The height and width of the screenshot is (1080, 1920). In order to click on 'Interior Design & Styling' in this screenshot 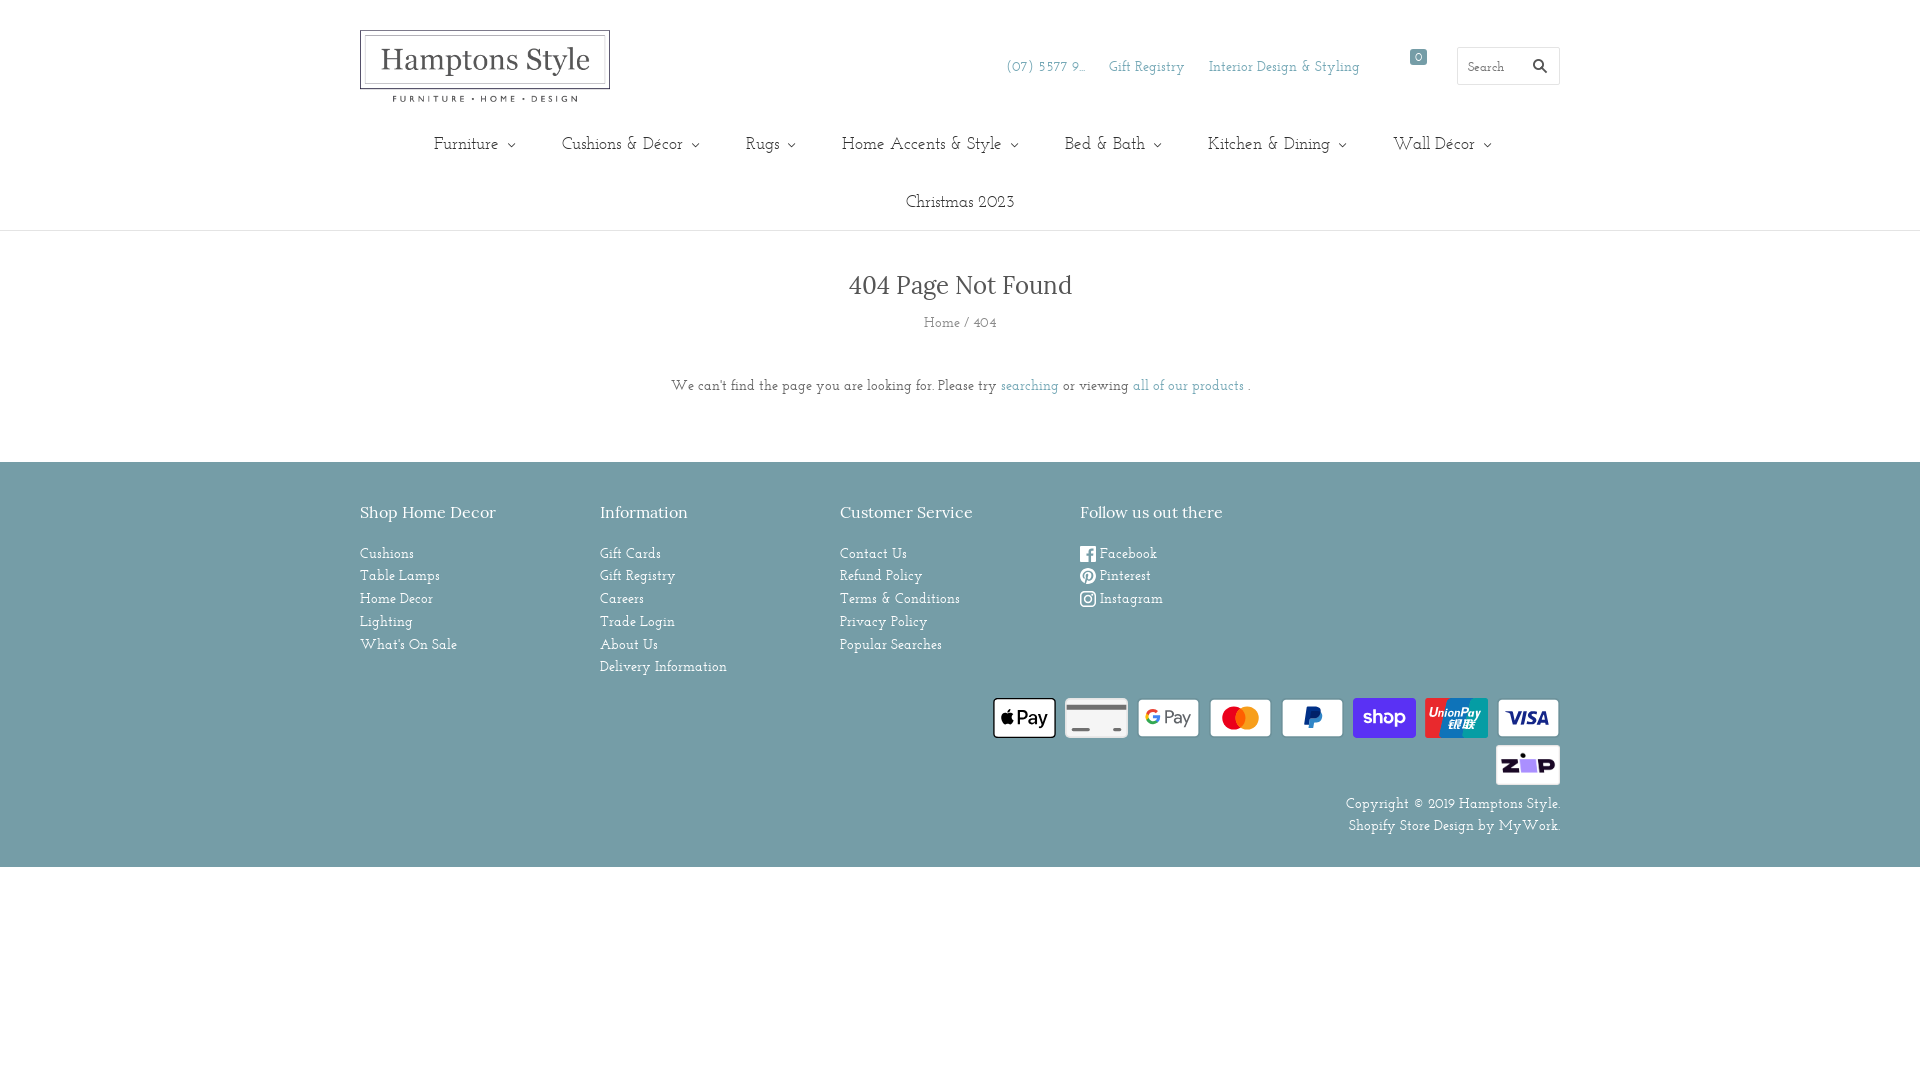, I will do `click(1208, 64)`.